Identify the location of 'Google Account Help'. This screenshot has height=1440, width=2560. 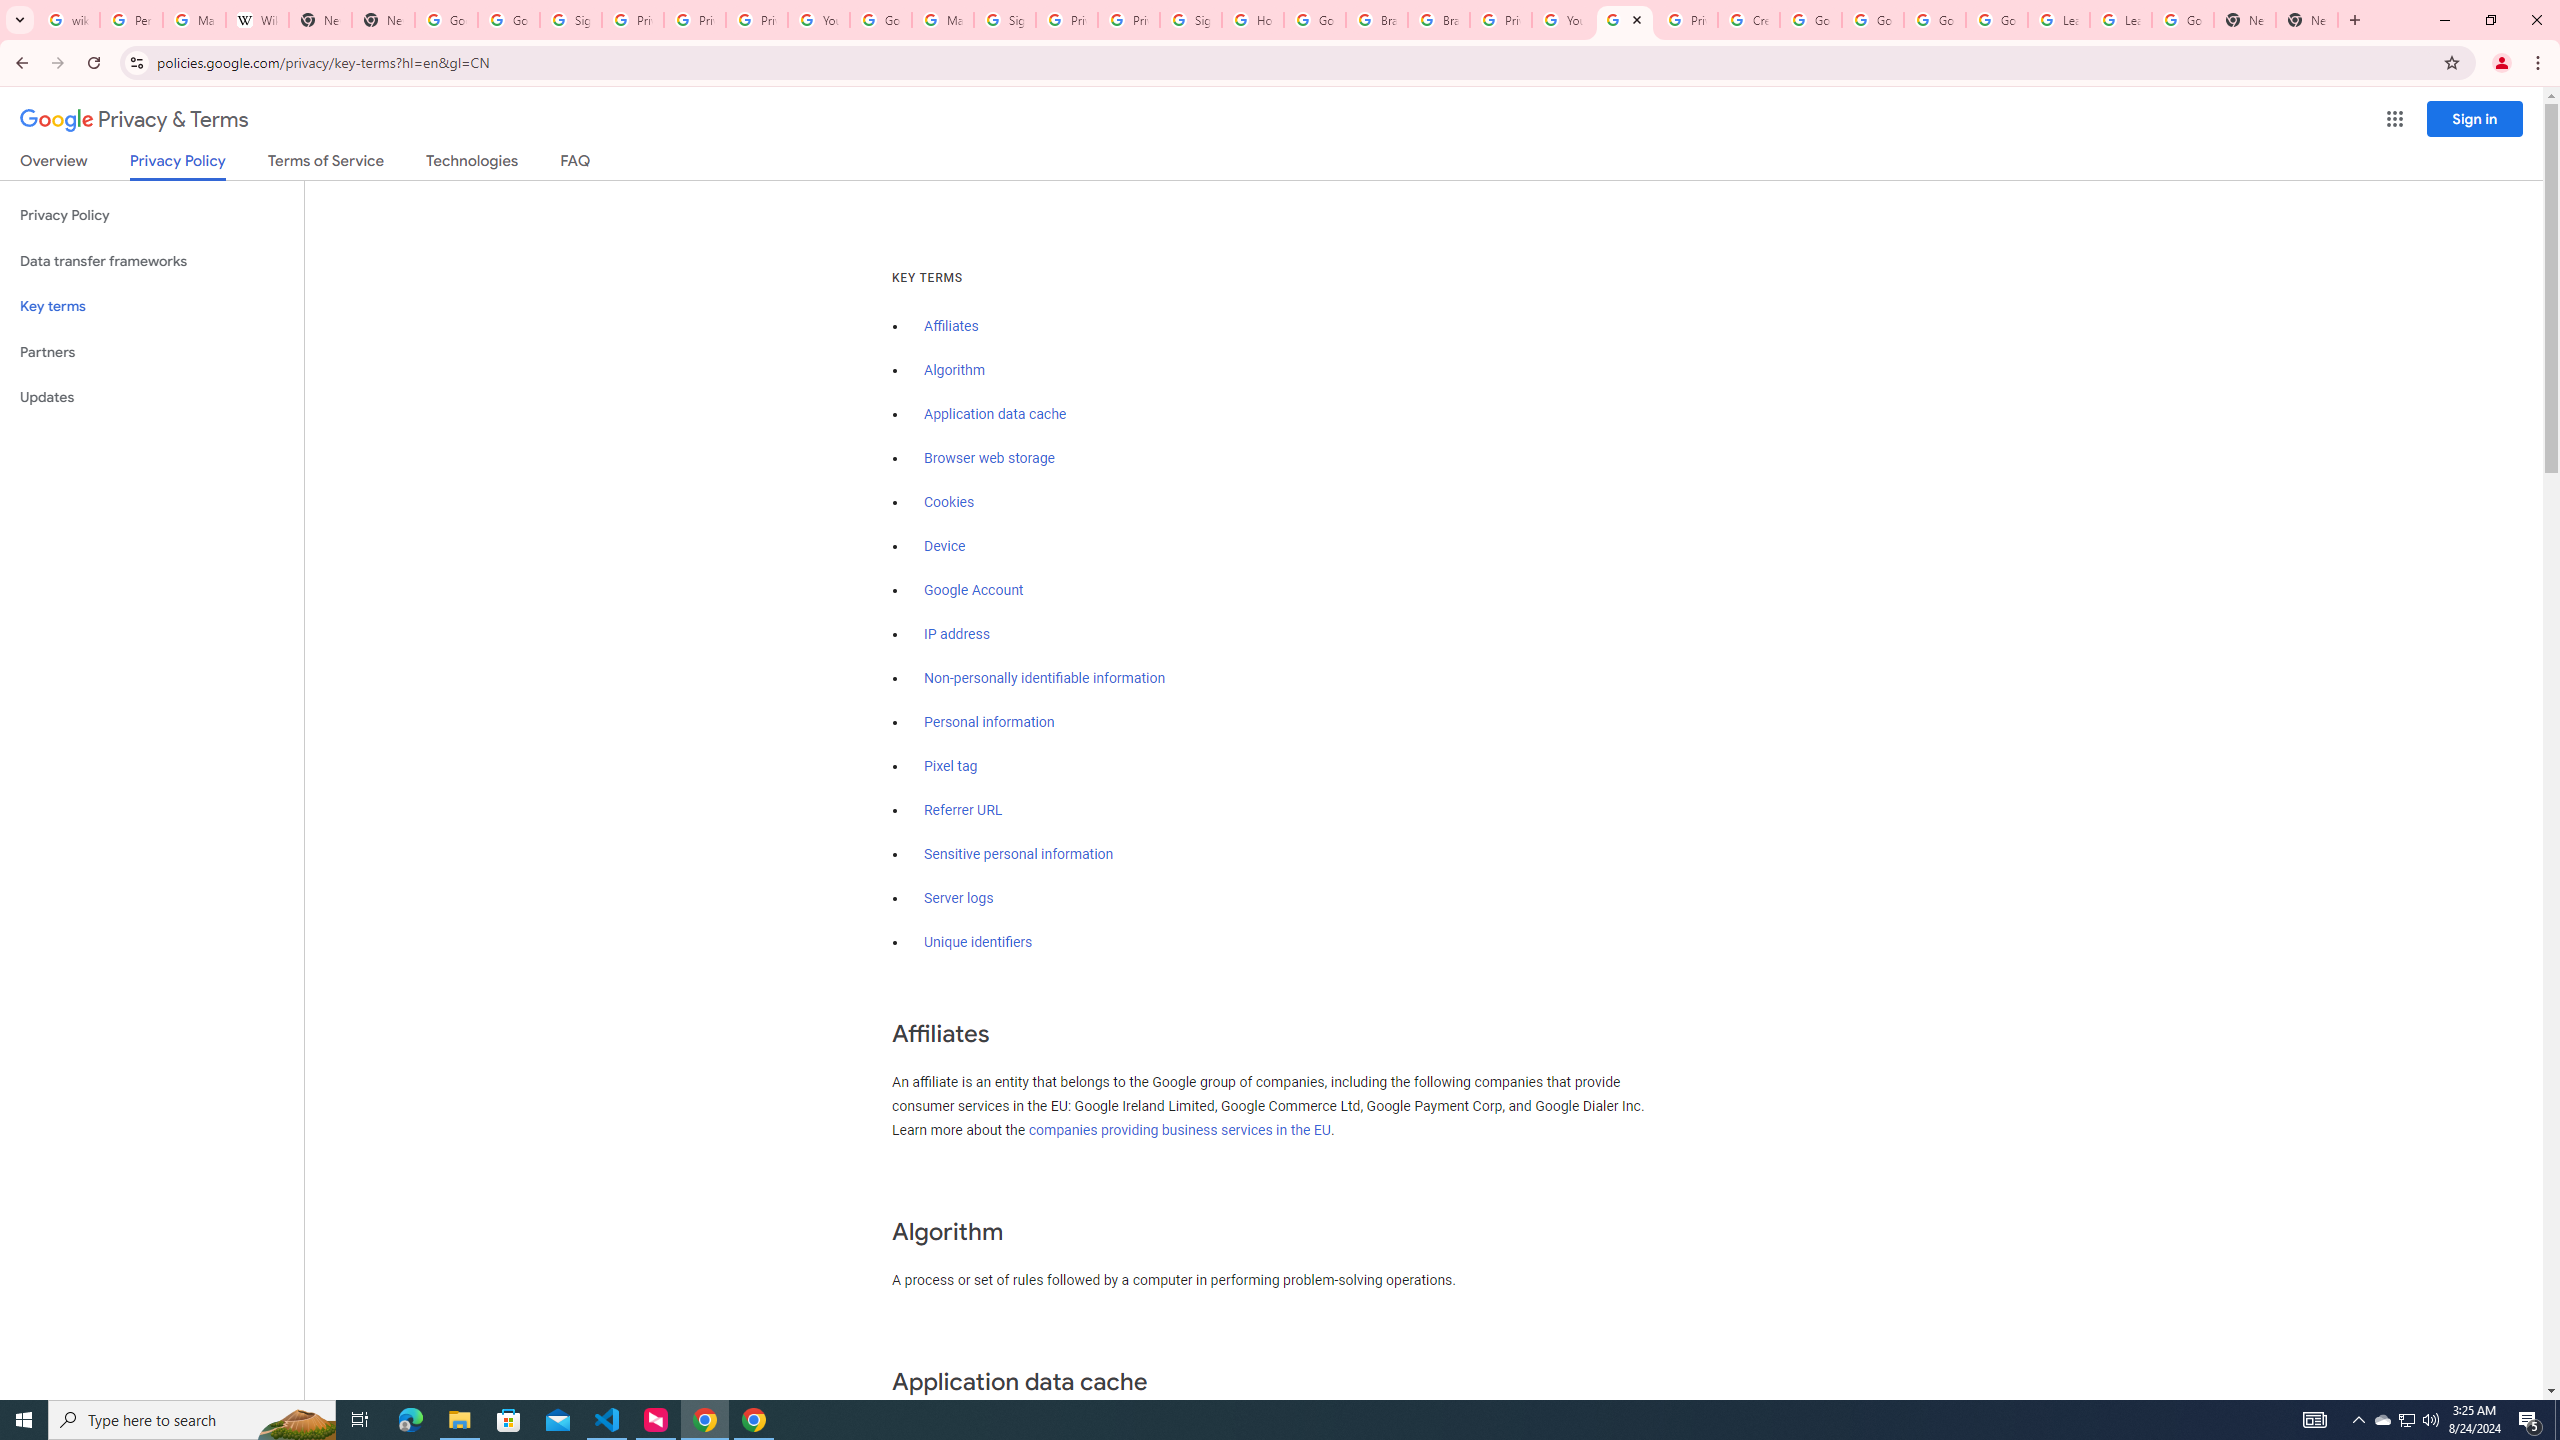
(1933, 19).